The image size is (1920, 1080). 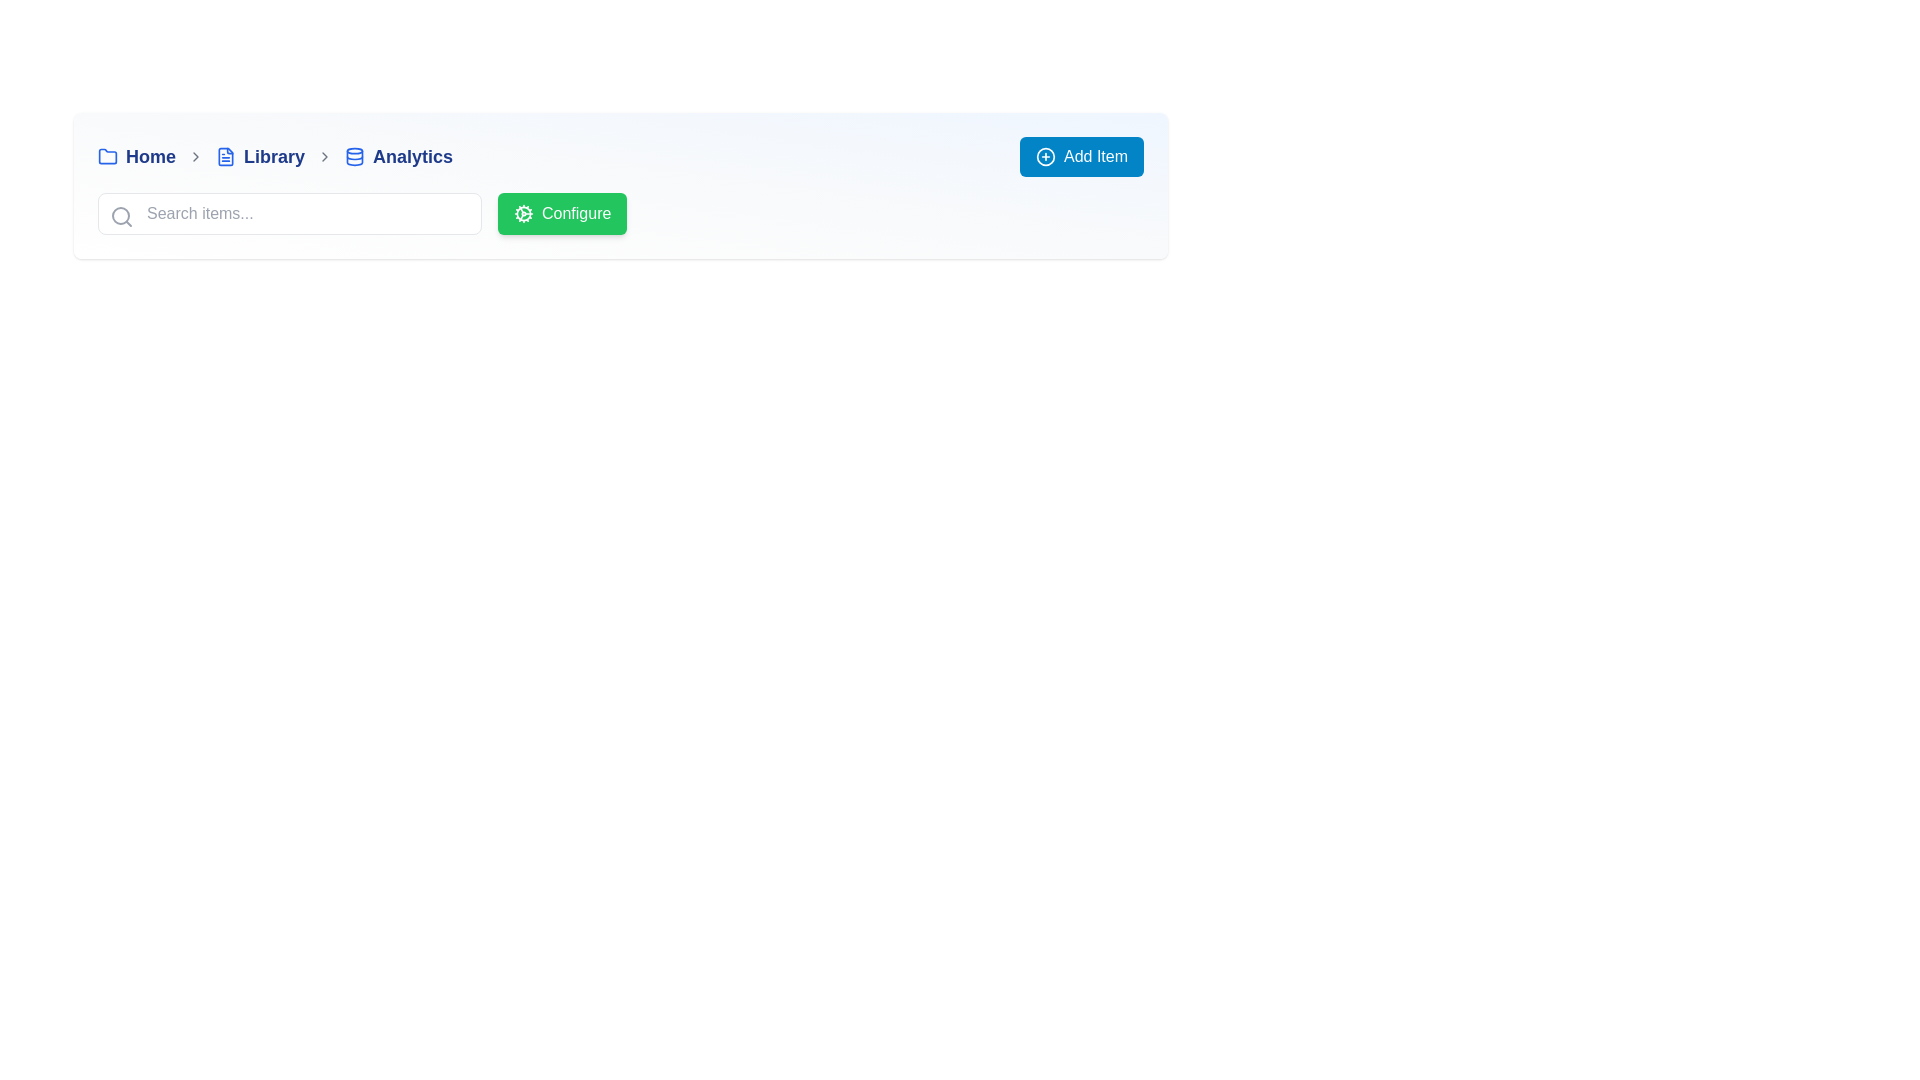 What do you see at coordinates (136, 156) in the screenshot?
I see `the Breadcrumb navigation link with an icon and label` at bounding box center [136, 156].